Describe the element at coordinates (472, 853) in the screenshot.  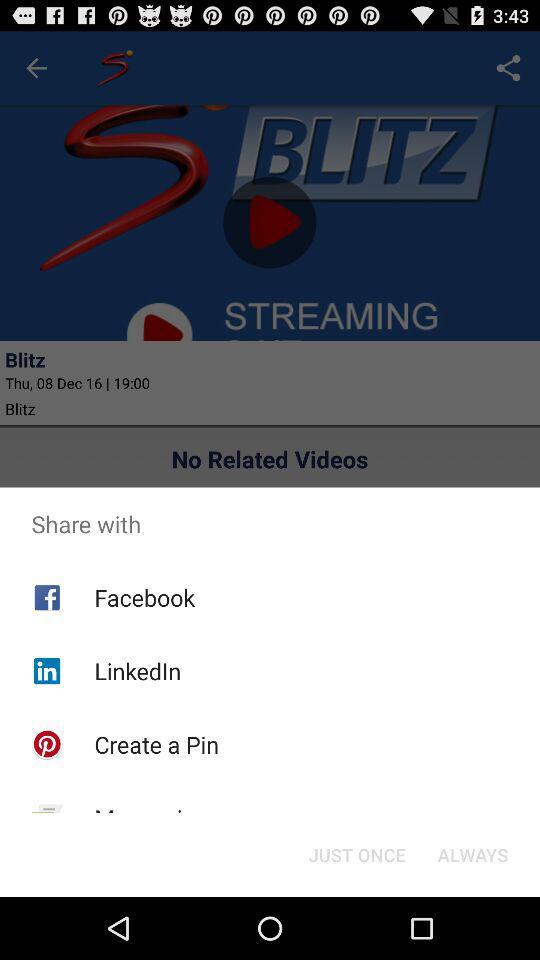
I see `the always button` at that location.